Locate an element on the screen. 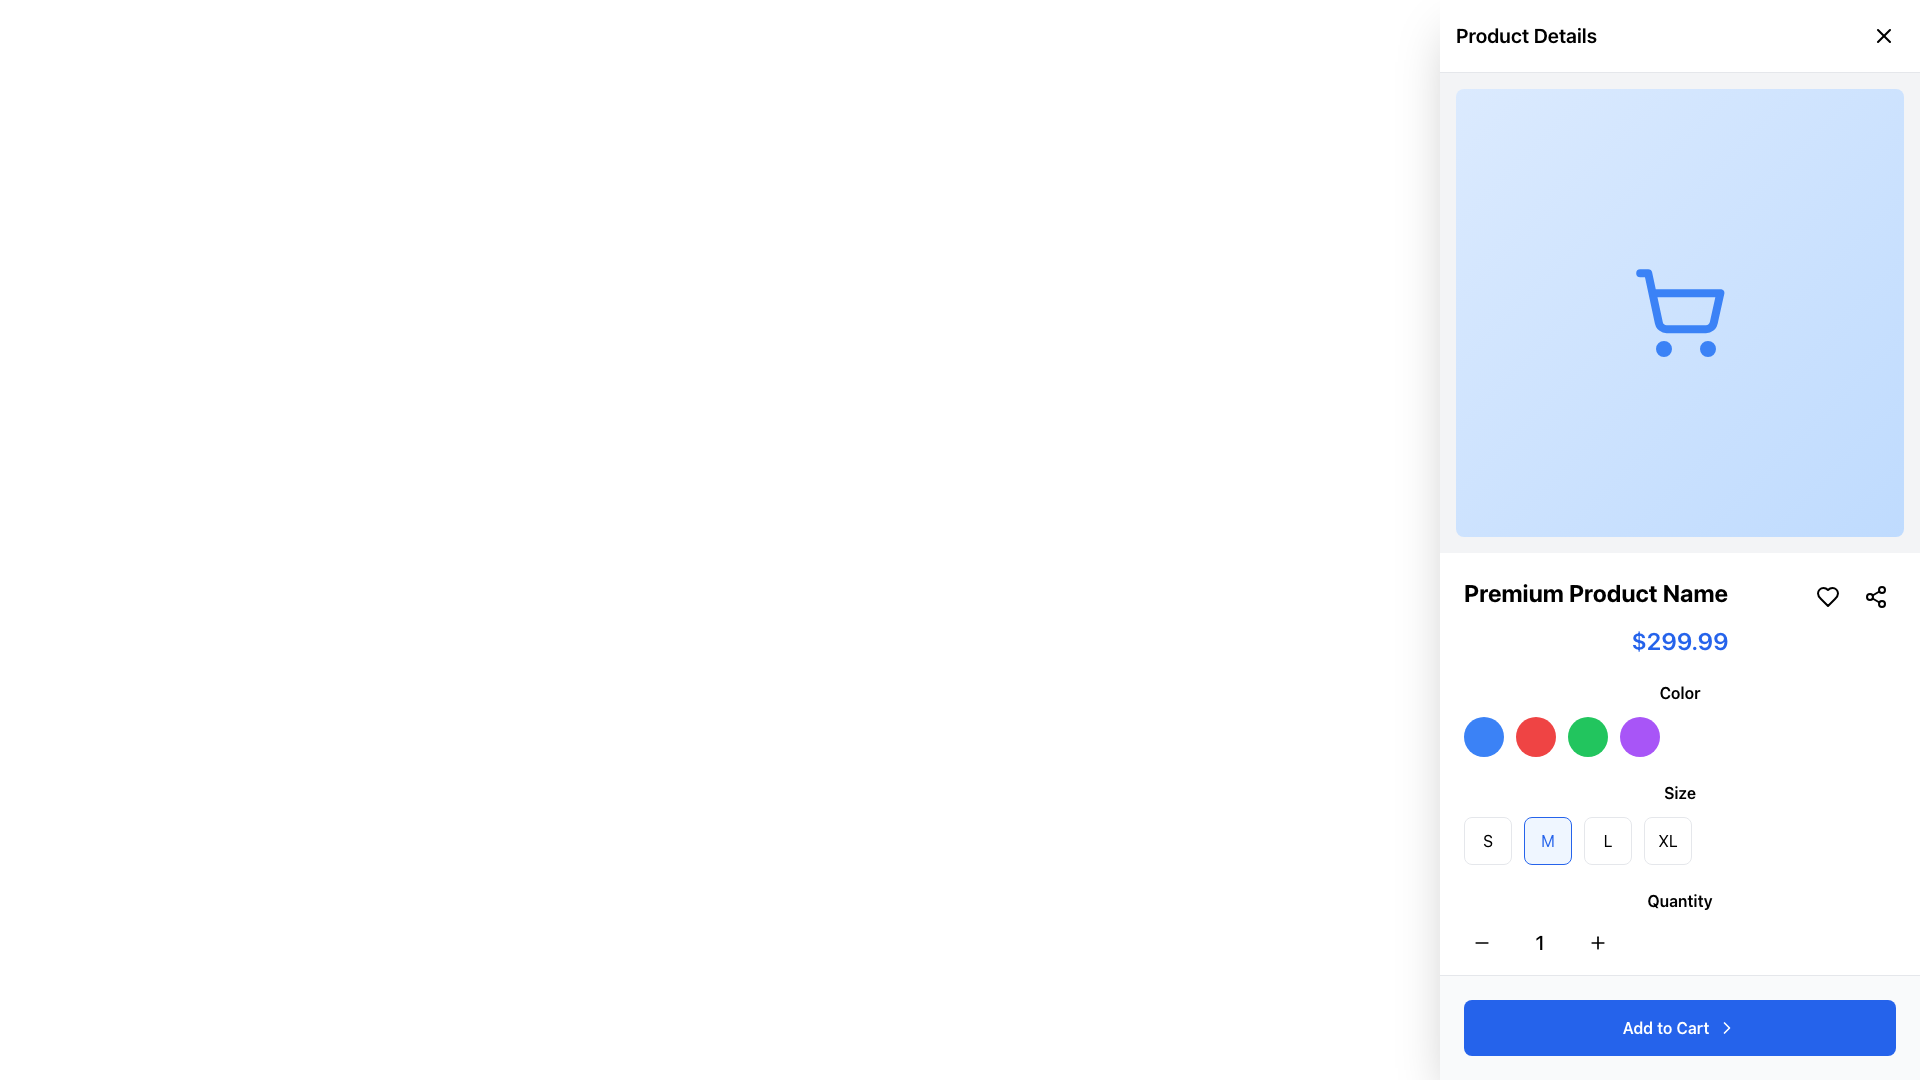 The width and height of the screenshot is (1920, 1080). the share button located on the right side of the 'Premium Product Name' card, which is the second button in a horizontal grouping following the 'heart' icon is located at coordinates (1875, 596).